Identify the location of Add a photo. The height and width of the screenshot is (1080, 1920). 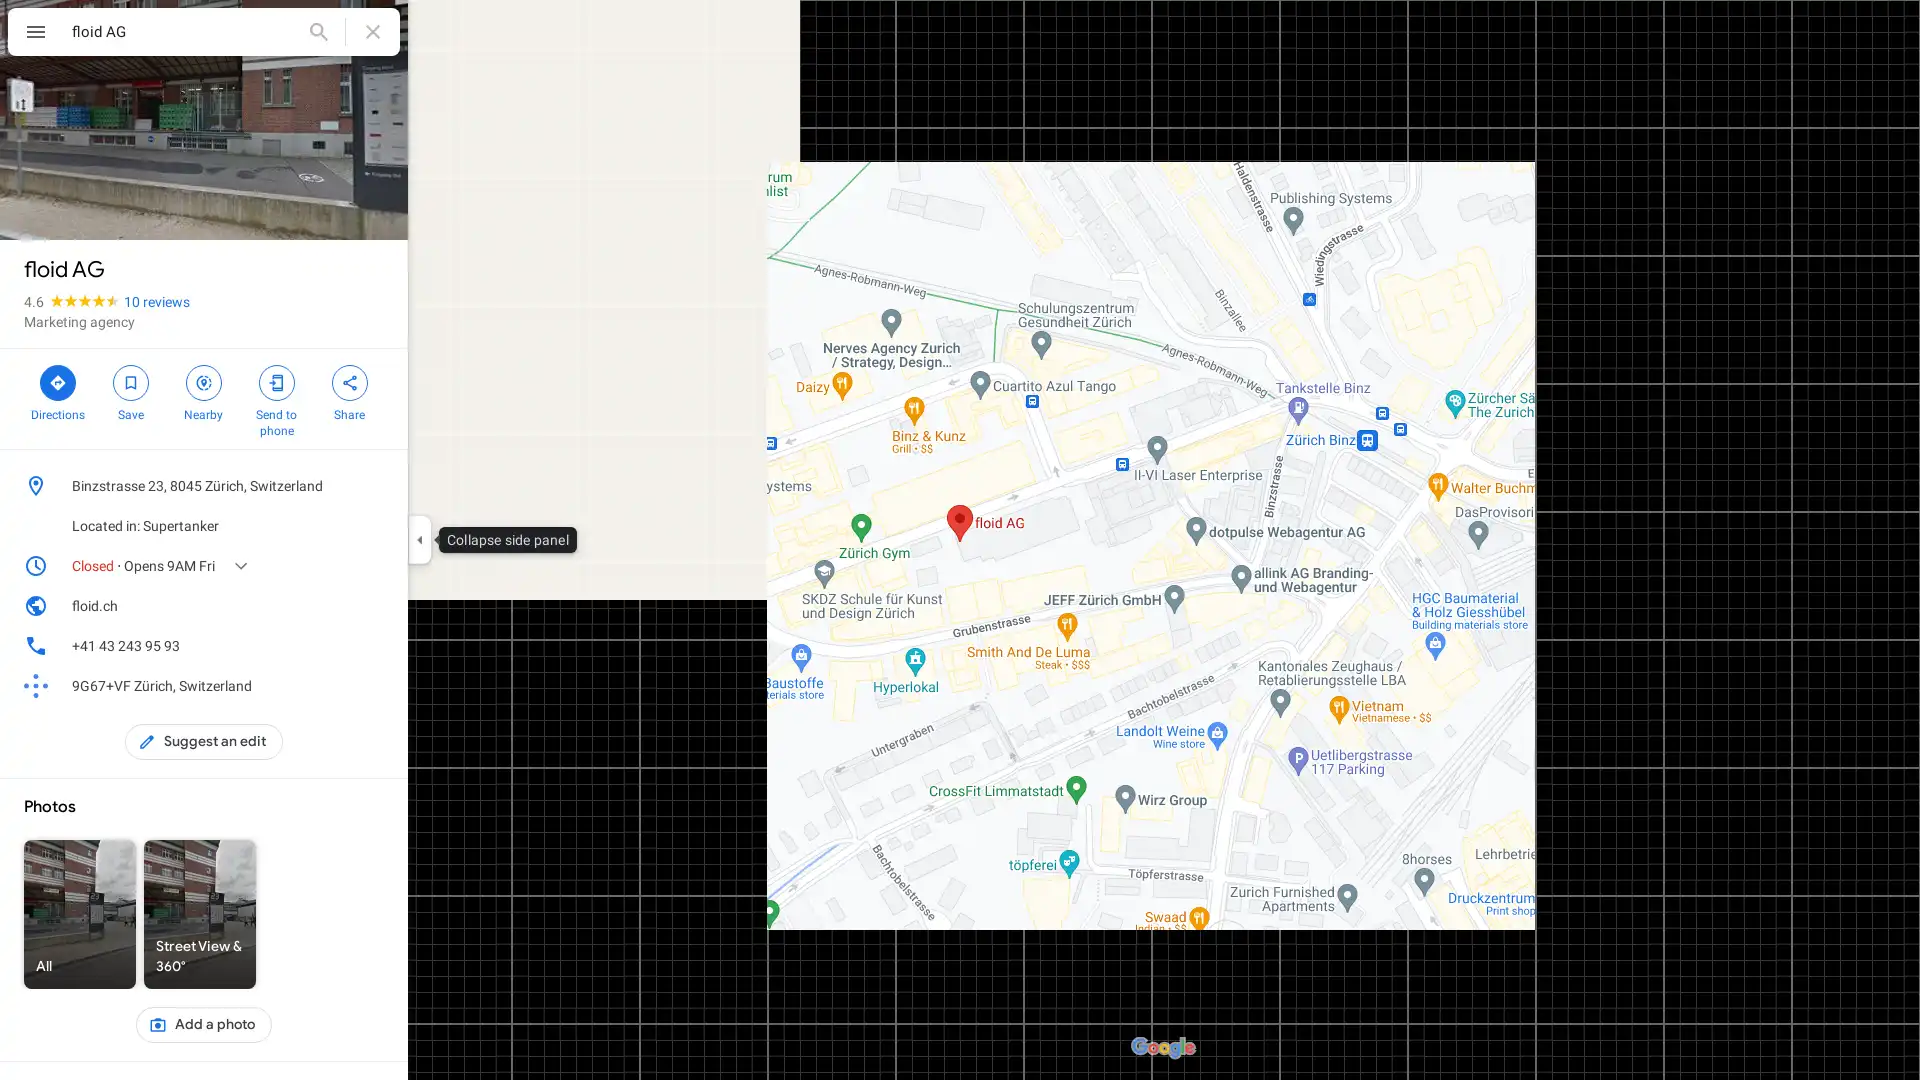
(203, 1025).